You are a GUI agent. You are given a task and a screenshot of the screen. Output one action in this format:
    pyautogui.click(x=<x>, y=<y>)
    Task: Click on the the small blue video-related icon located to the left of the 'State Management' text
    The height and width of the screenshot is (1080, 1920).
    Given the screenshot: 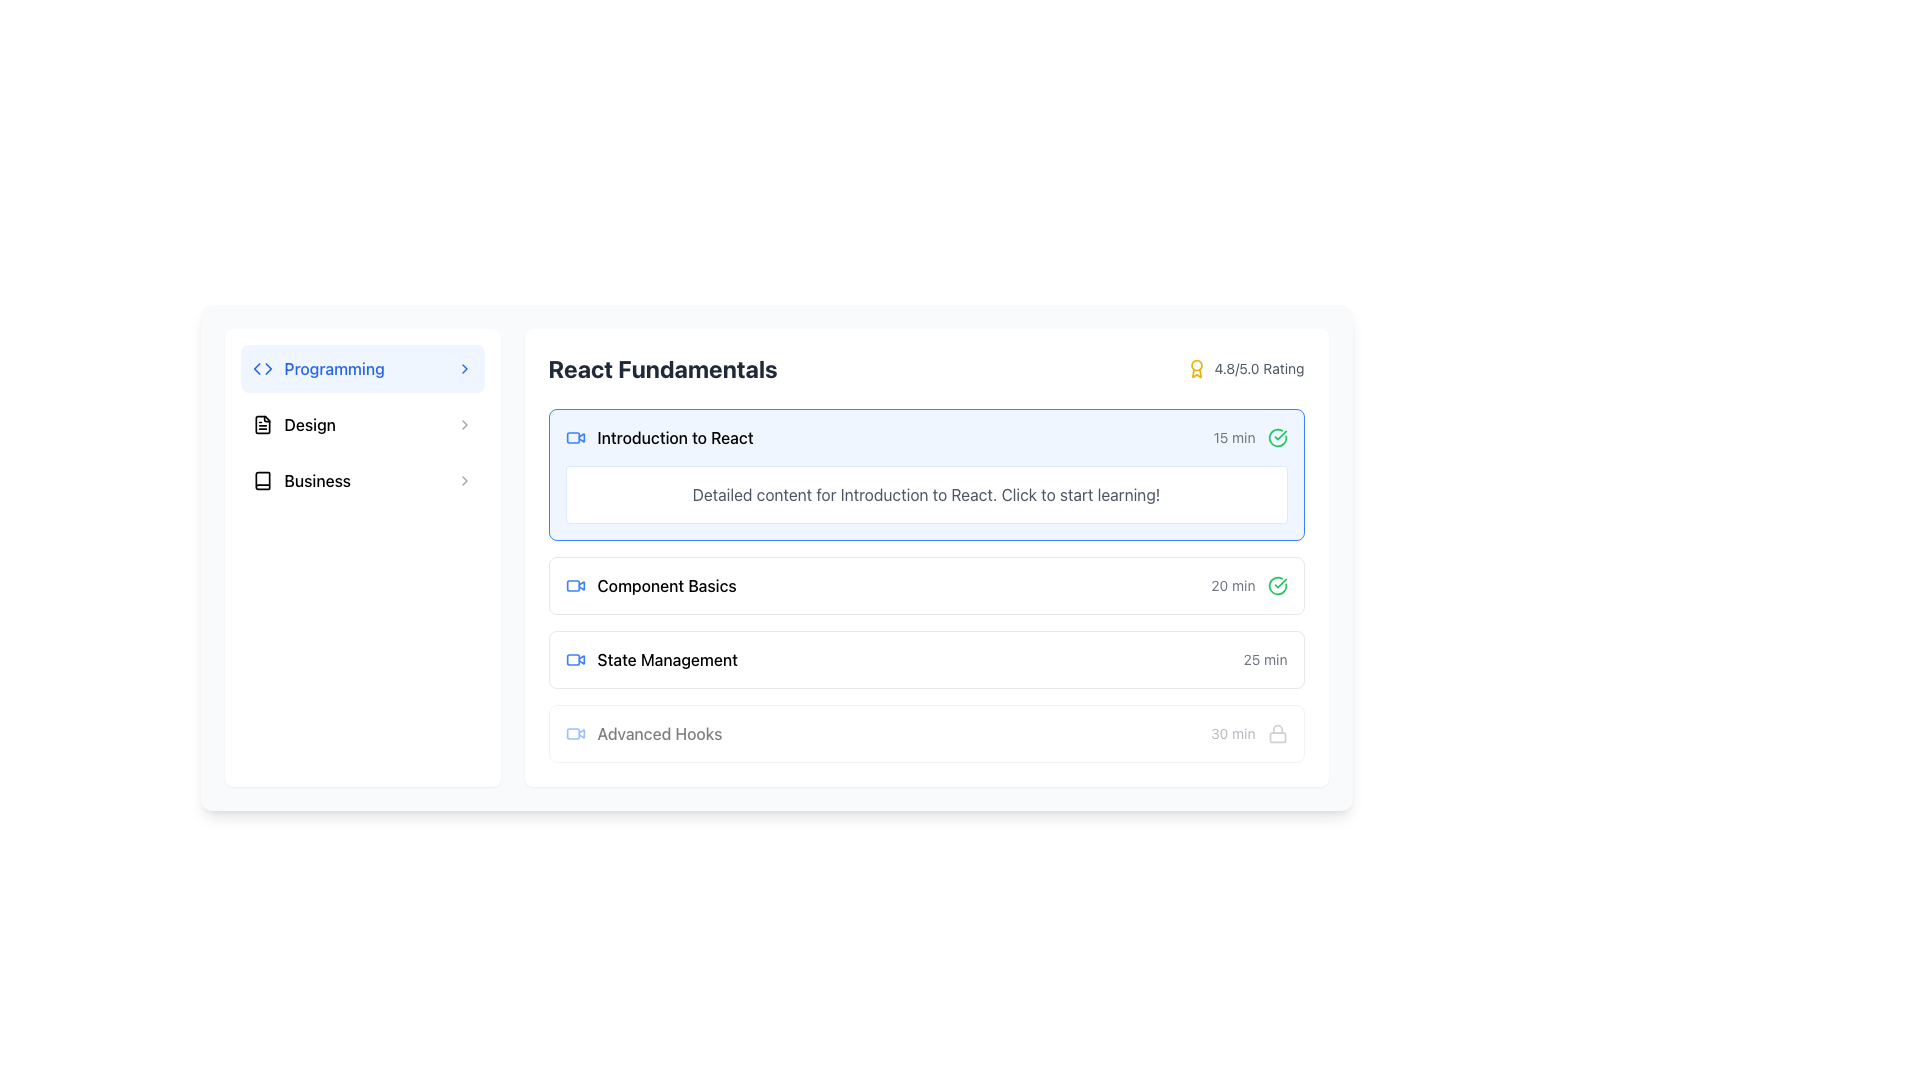 What is the action you would take?
    pyautogui.click(x=574, y=659)
    